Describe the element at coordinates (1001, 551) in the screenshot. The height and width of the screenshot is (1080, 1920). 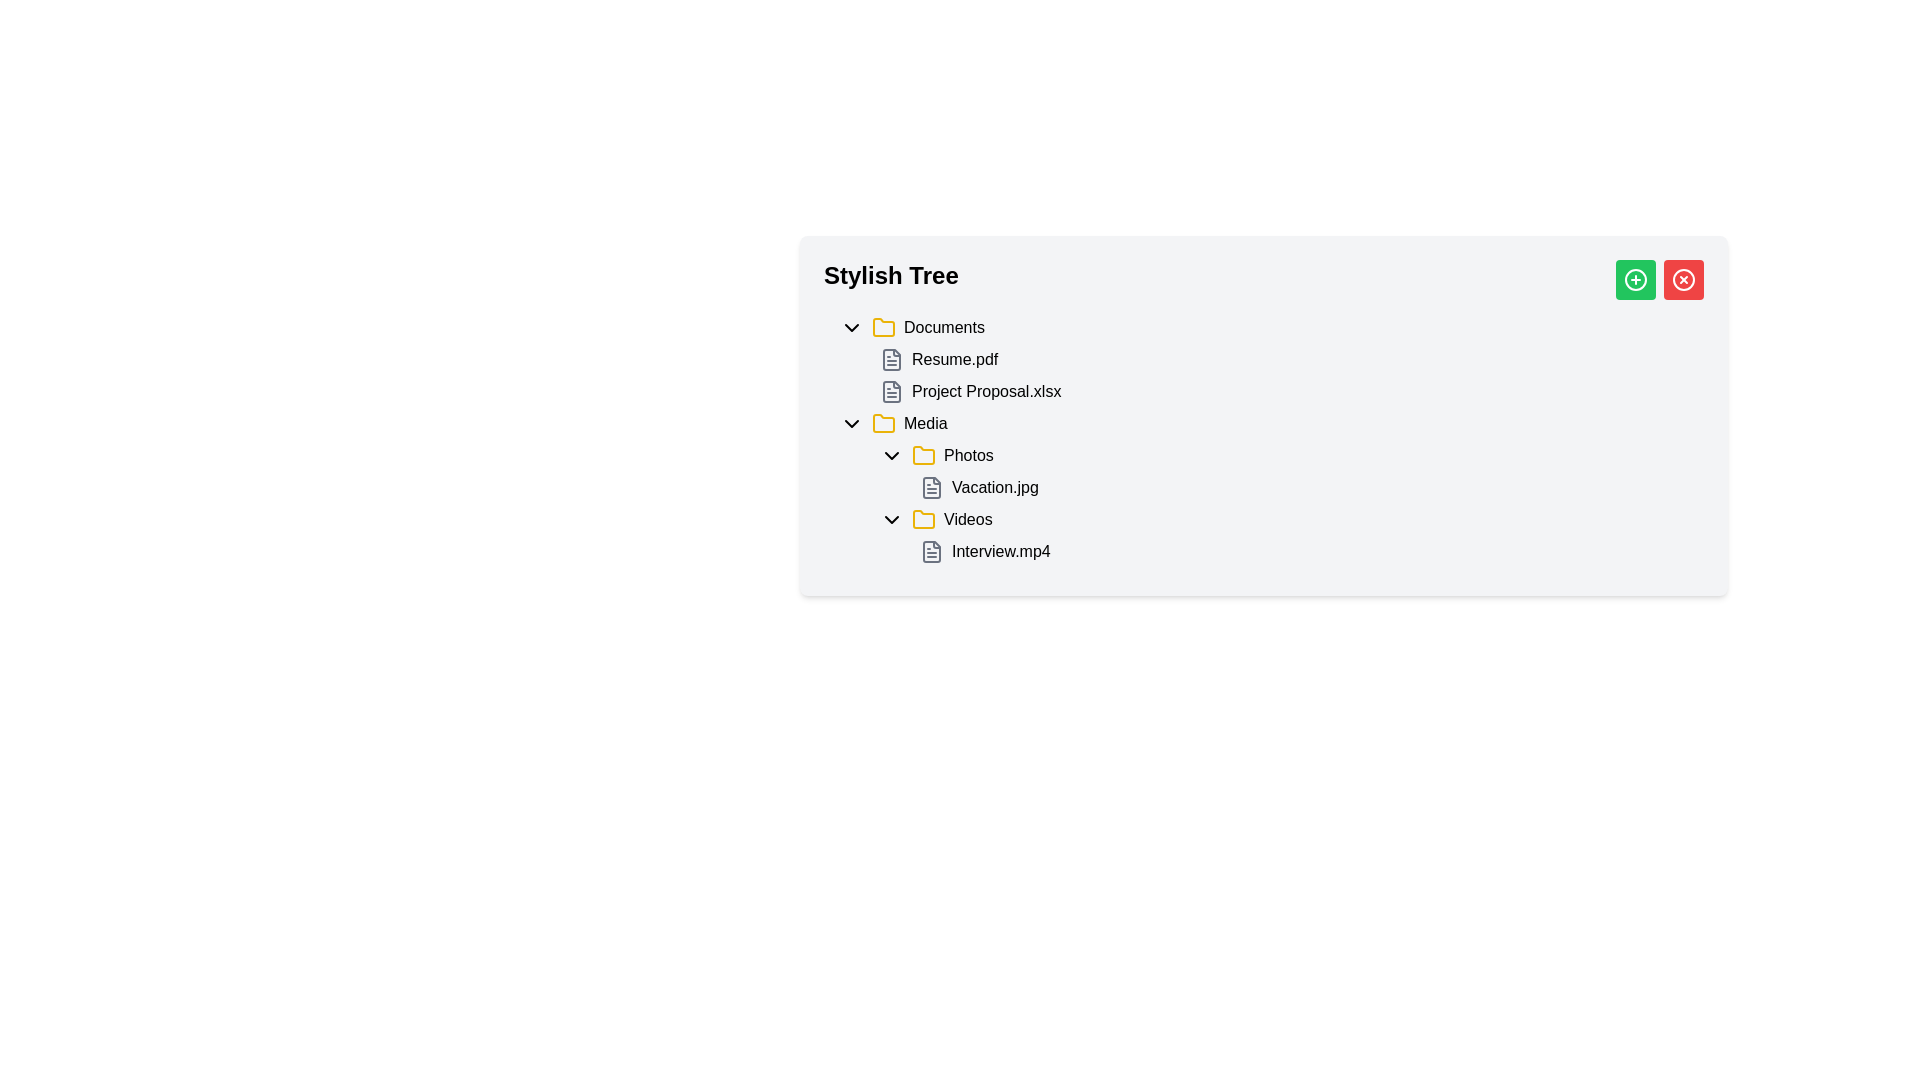
I see `the text label displaying 'Interview.mp4' located` at that location.